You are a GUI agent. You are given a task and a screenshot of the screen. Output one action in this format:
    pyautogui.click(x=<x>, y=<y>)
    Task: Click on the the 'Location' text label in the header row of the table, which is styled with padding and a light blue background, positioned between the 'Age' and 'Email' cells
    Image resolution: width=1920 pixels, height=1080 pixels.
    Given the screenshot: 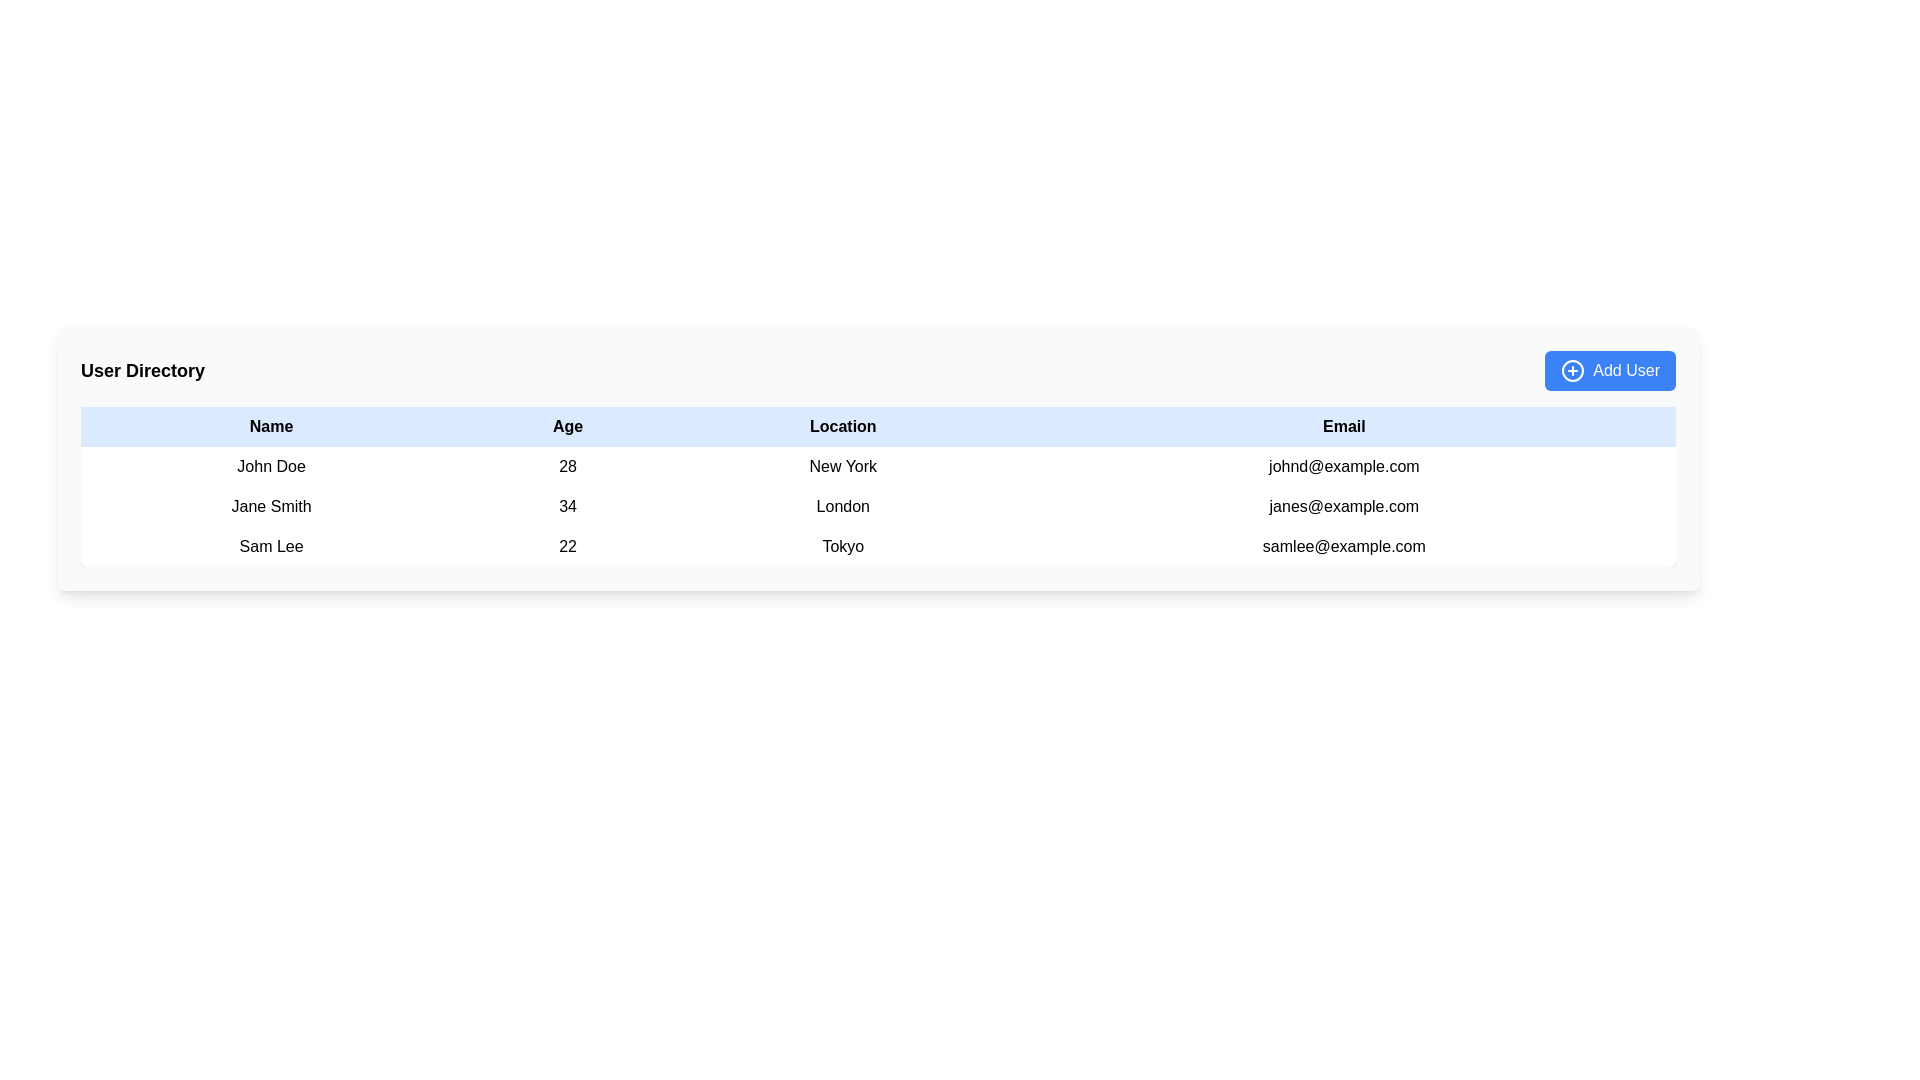 What is the action you would take?
    pyautogui.click(x=843, y=426)
    